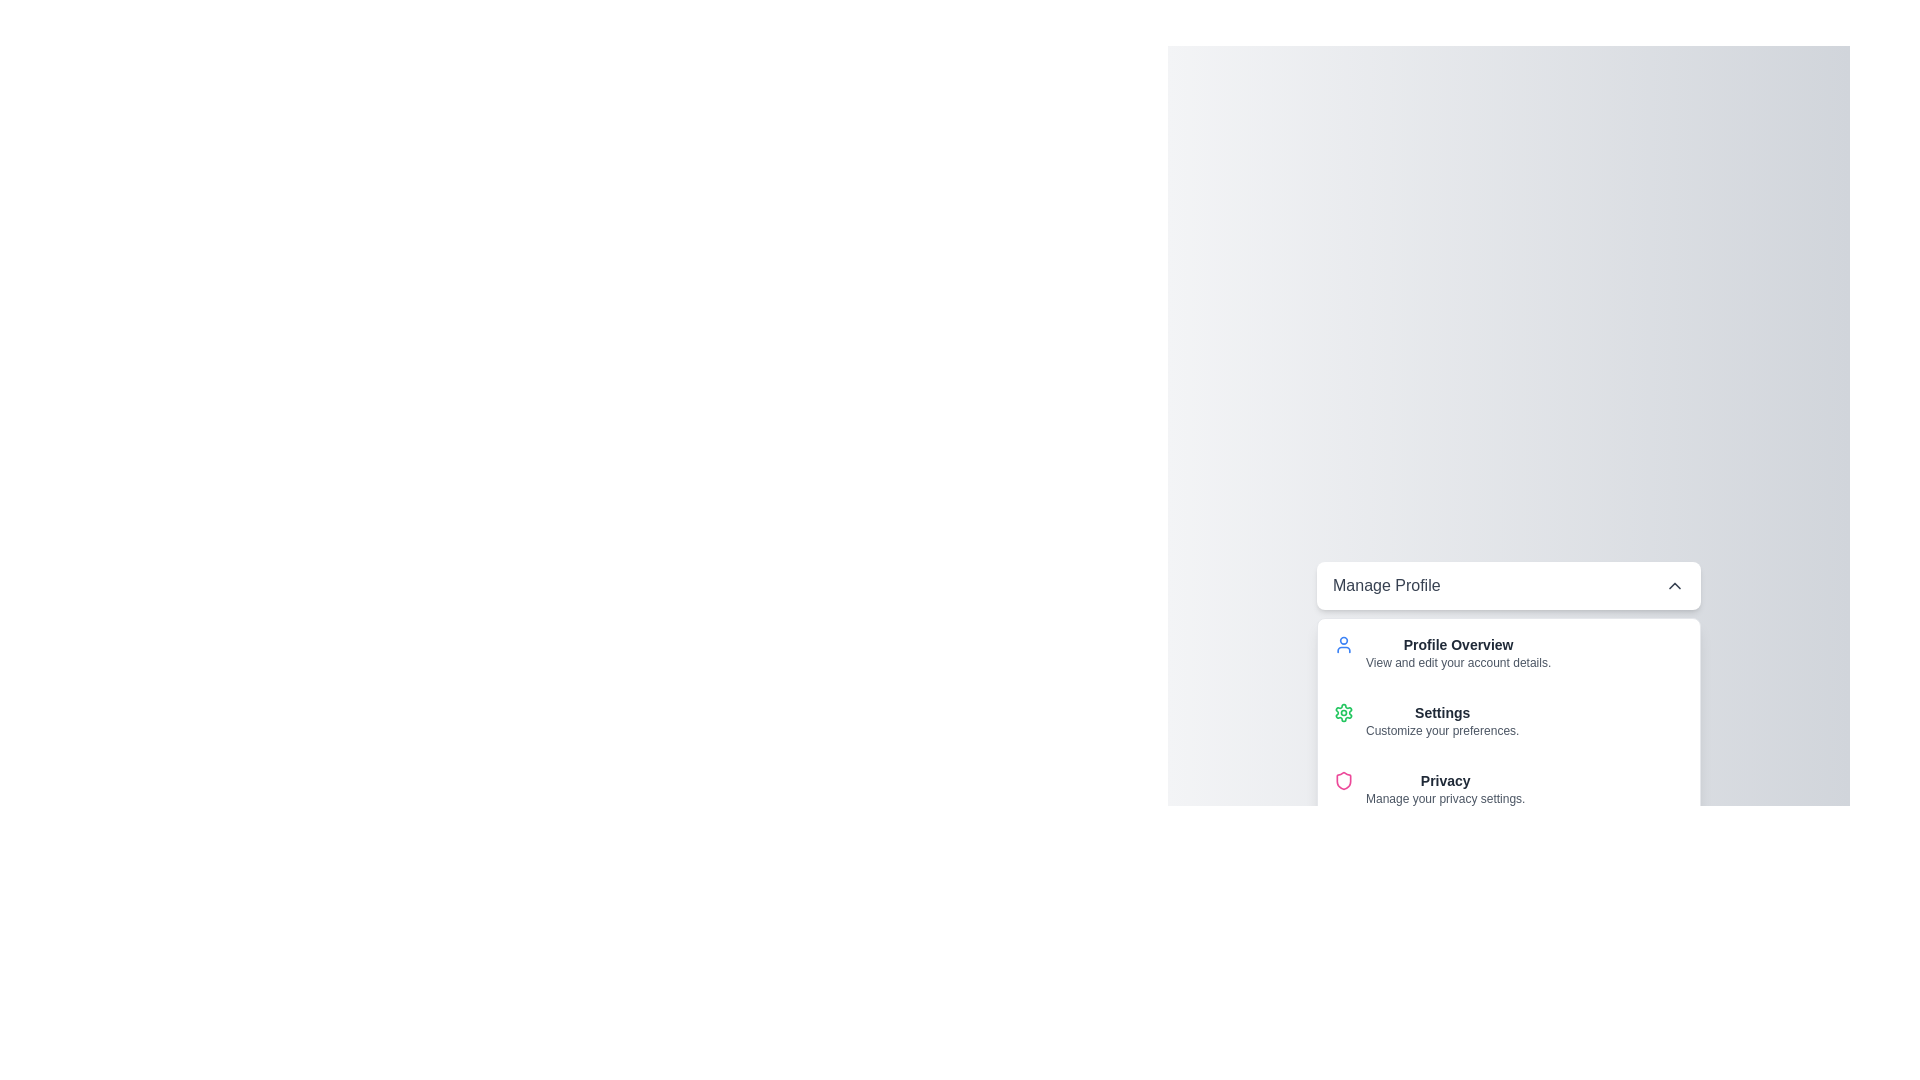 The image size is (1920, 1080). What do you see at coordinates (1508, 721) in the screenshot?
I see `the 'Settings' navigational list item, which includes a bold heading and an icon to the left` at bounding box center [1508, 721].